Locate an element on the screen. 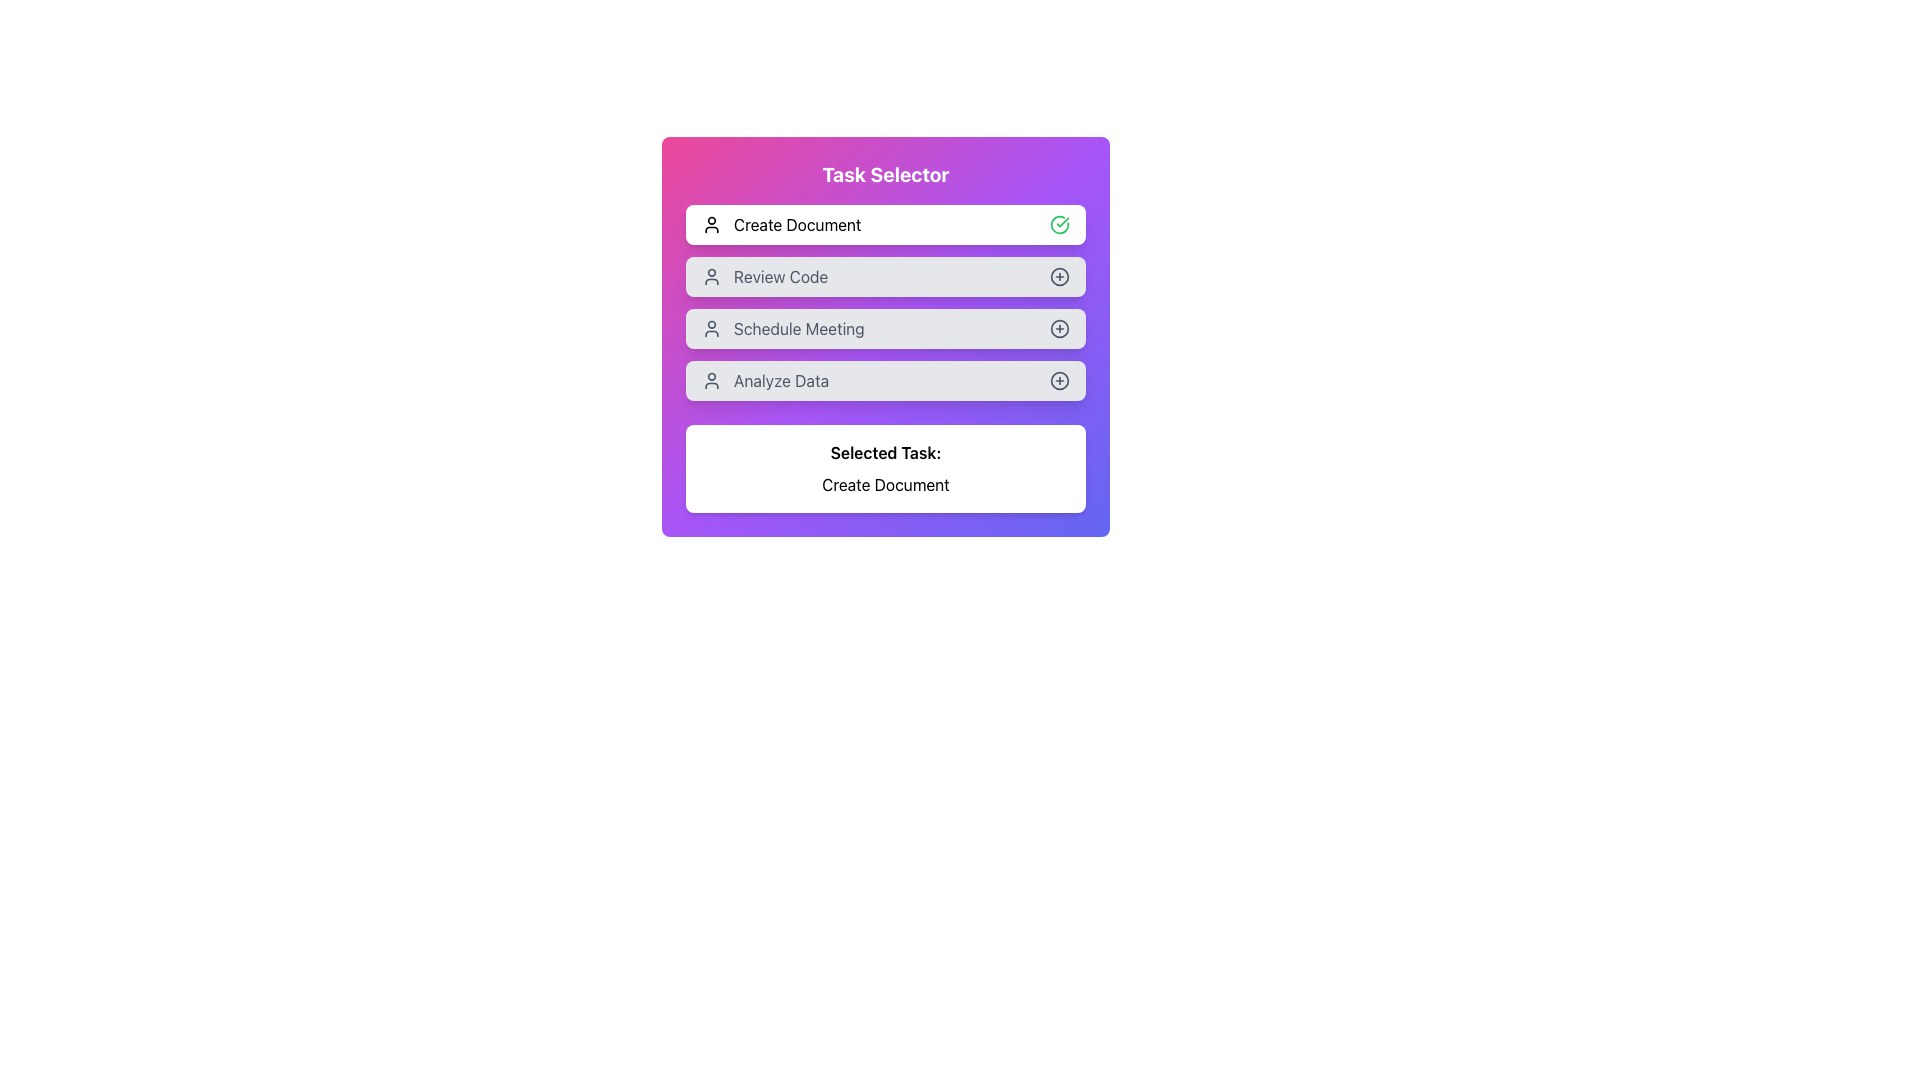  the label displaying 'Selected Task:' which is bold and centered, located above the 'Create Document' text is located at coordinates (885, 452).